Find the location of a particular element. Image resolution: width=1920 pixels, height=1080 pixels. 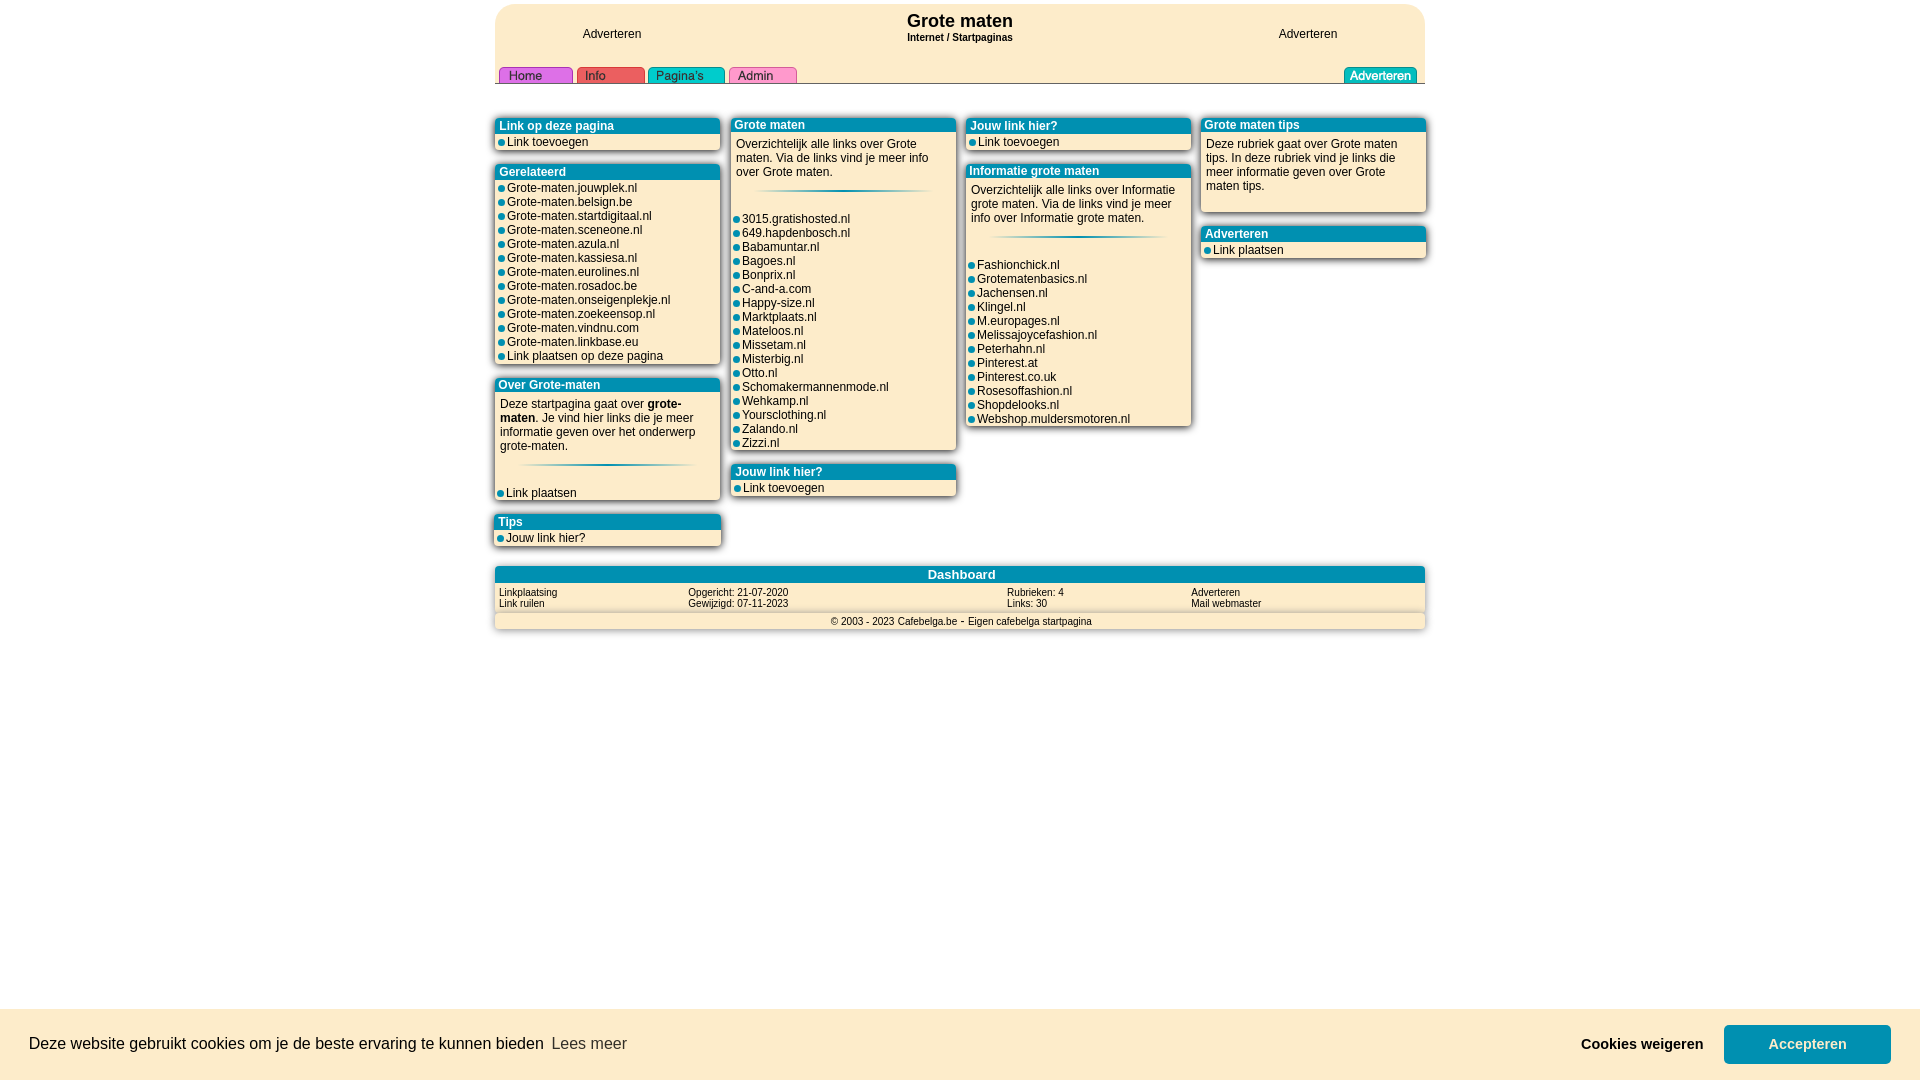

'Grote-maten.sceneone.nl' is located at coordinates (573, 229).